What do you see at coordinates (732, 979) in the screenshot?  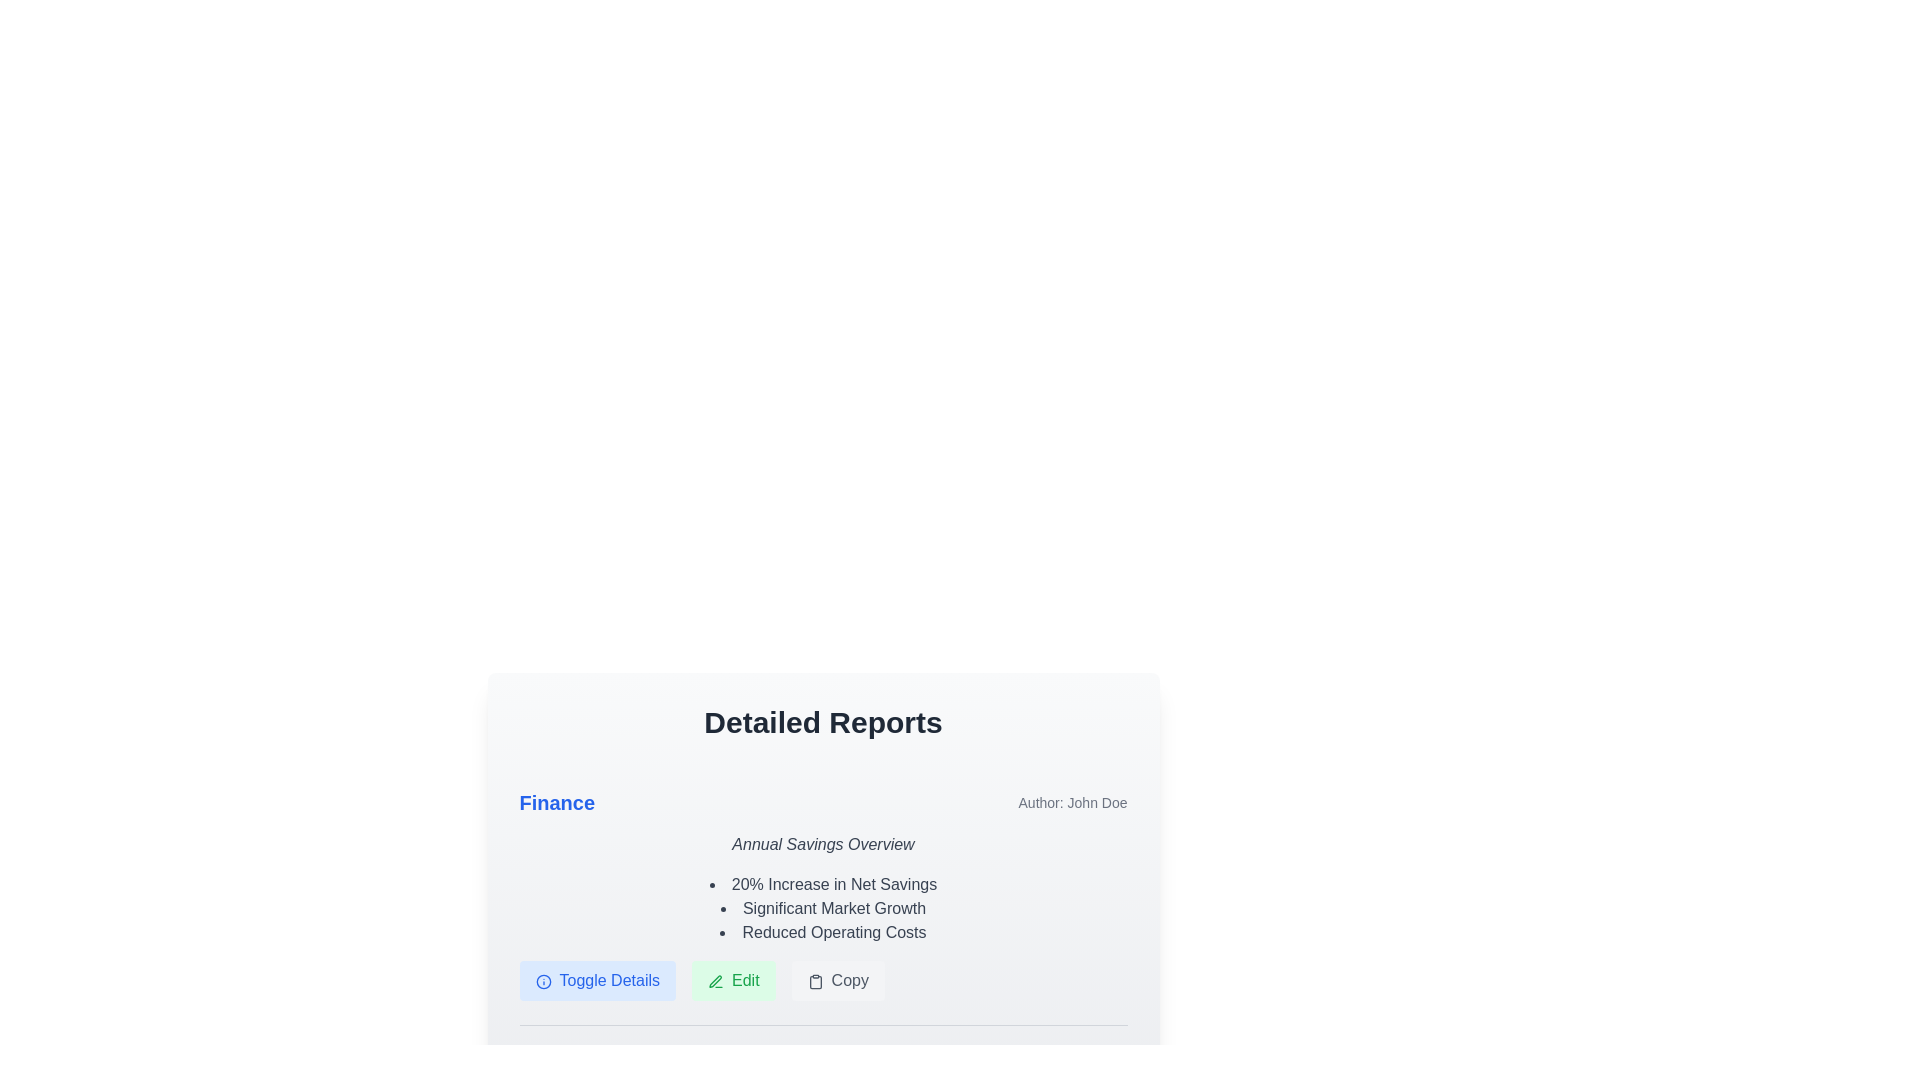 I see `the second button from the left in a row of three buttons at the bottom of the panel to initiate the editing process` at bounding box center [732, 979].